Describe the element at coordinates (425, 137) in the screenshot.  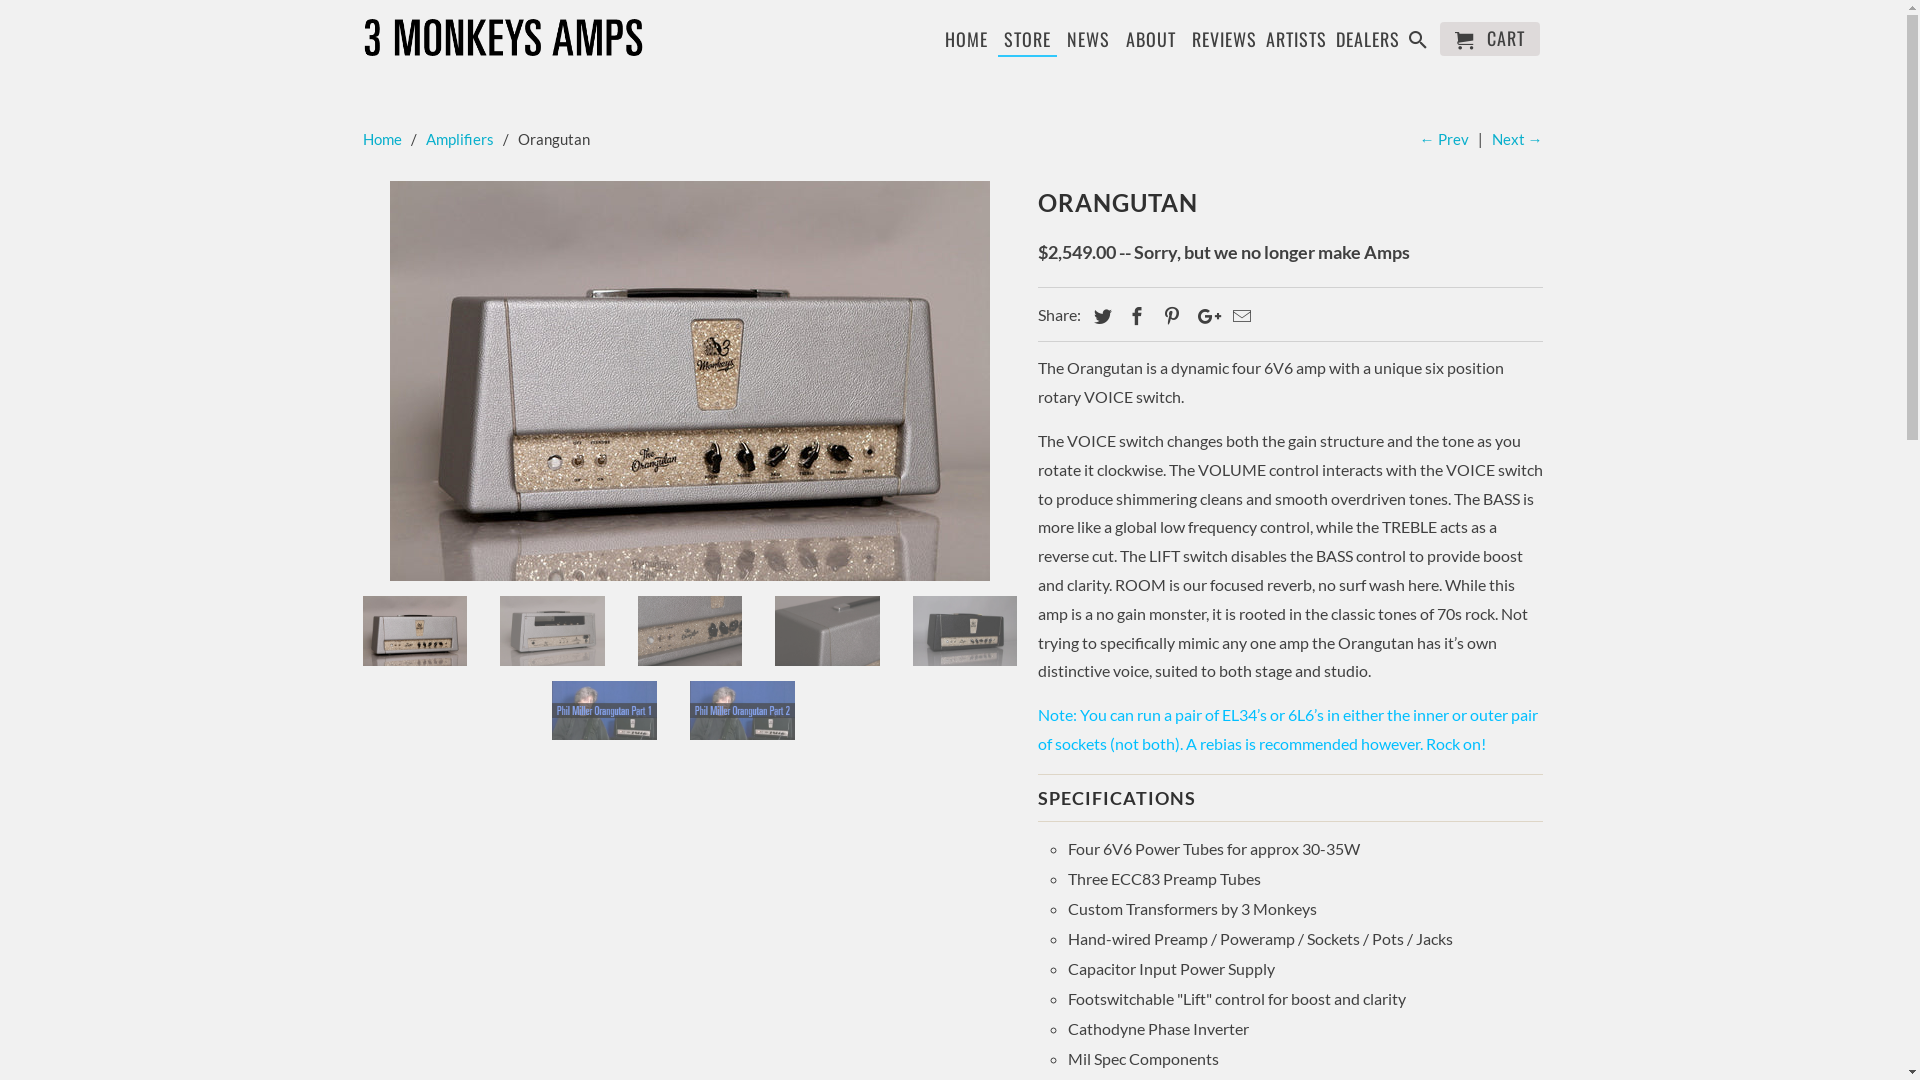
I see `'Amplifiers'` at that location.